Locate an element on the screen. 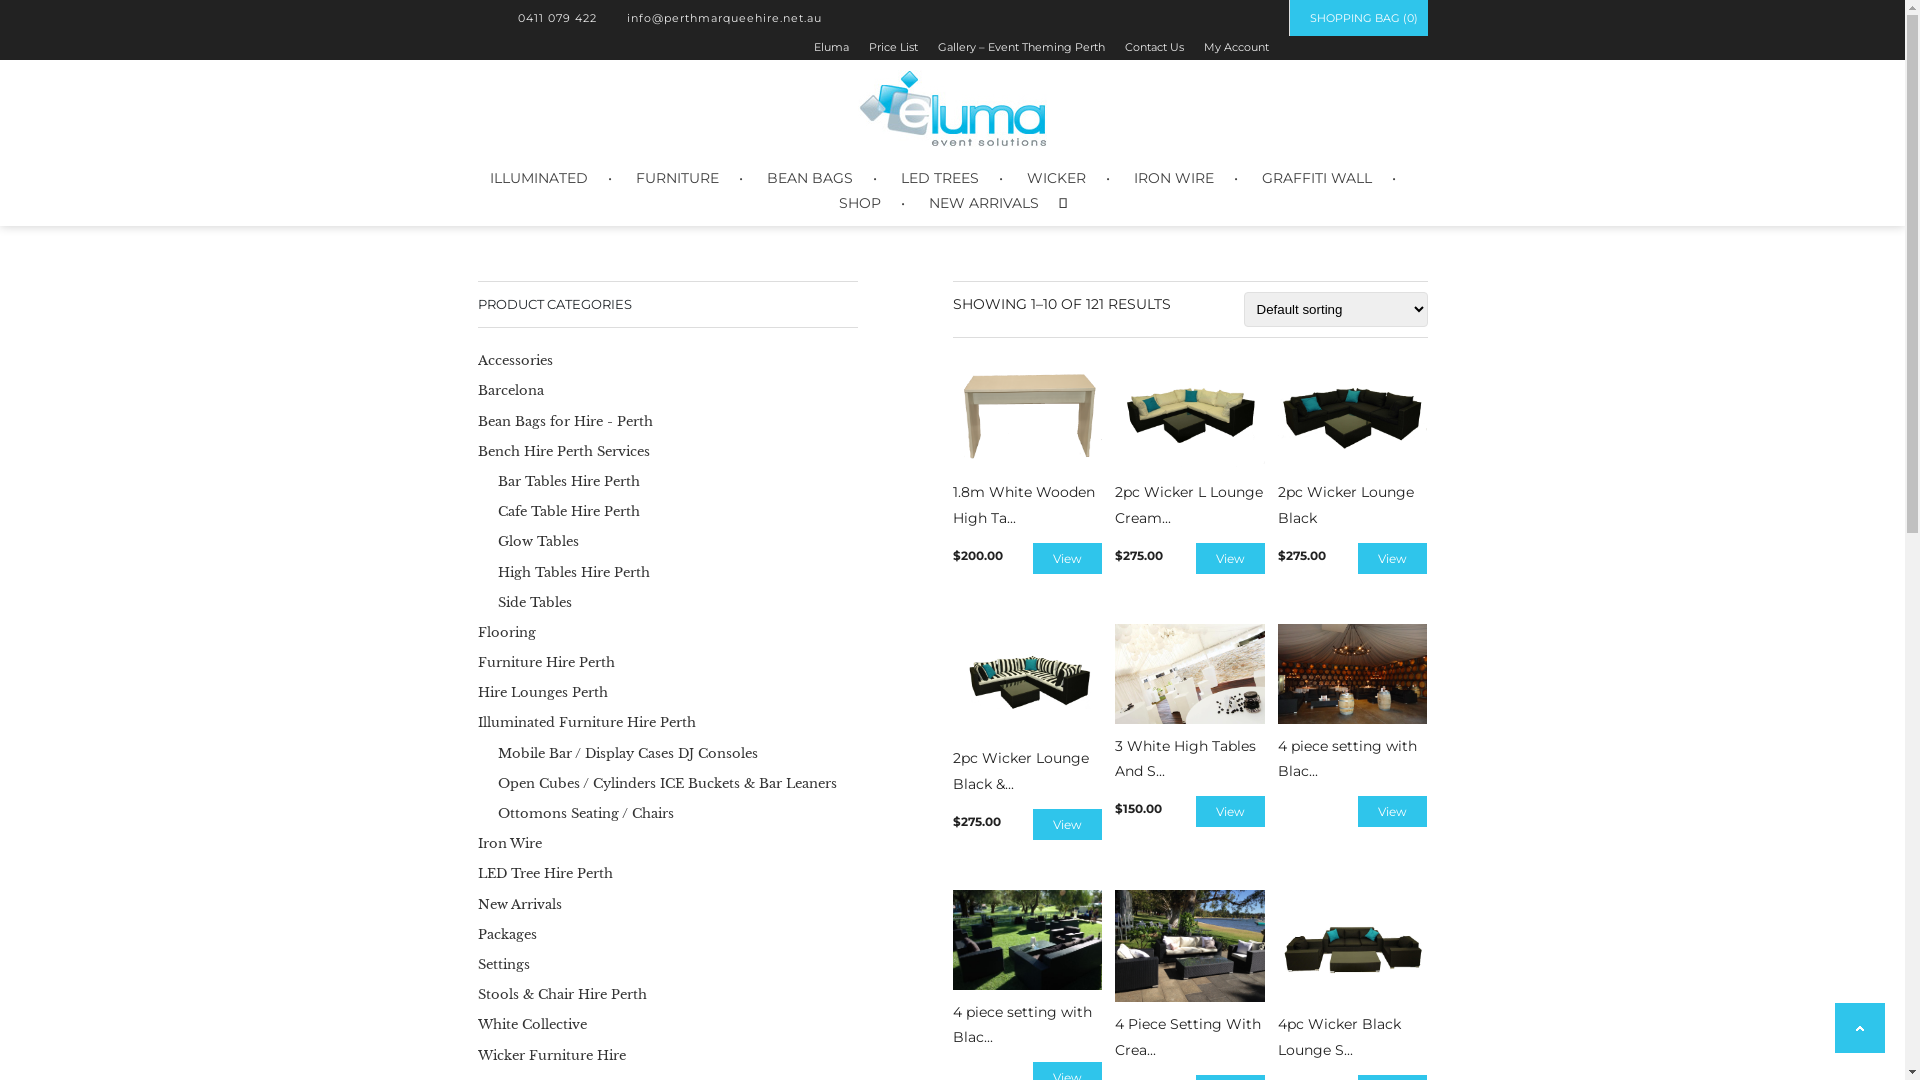 The width and height of the screenshot is (1920, 1080). 'Bean Bags for Hire - Perth' is located at coordinates (564, 420).